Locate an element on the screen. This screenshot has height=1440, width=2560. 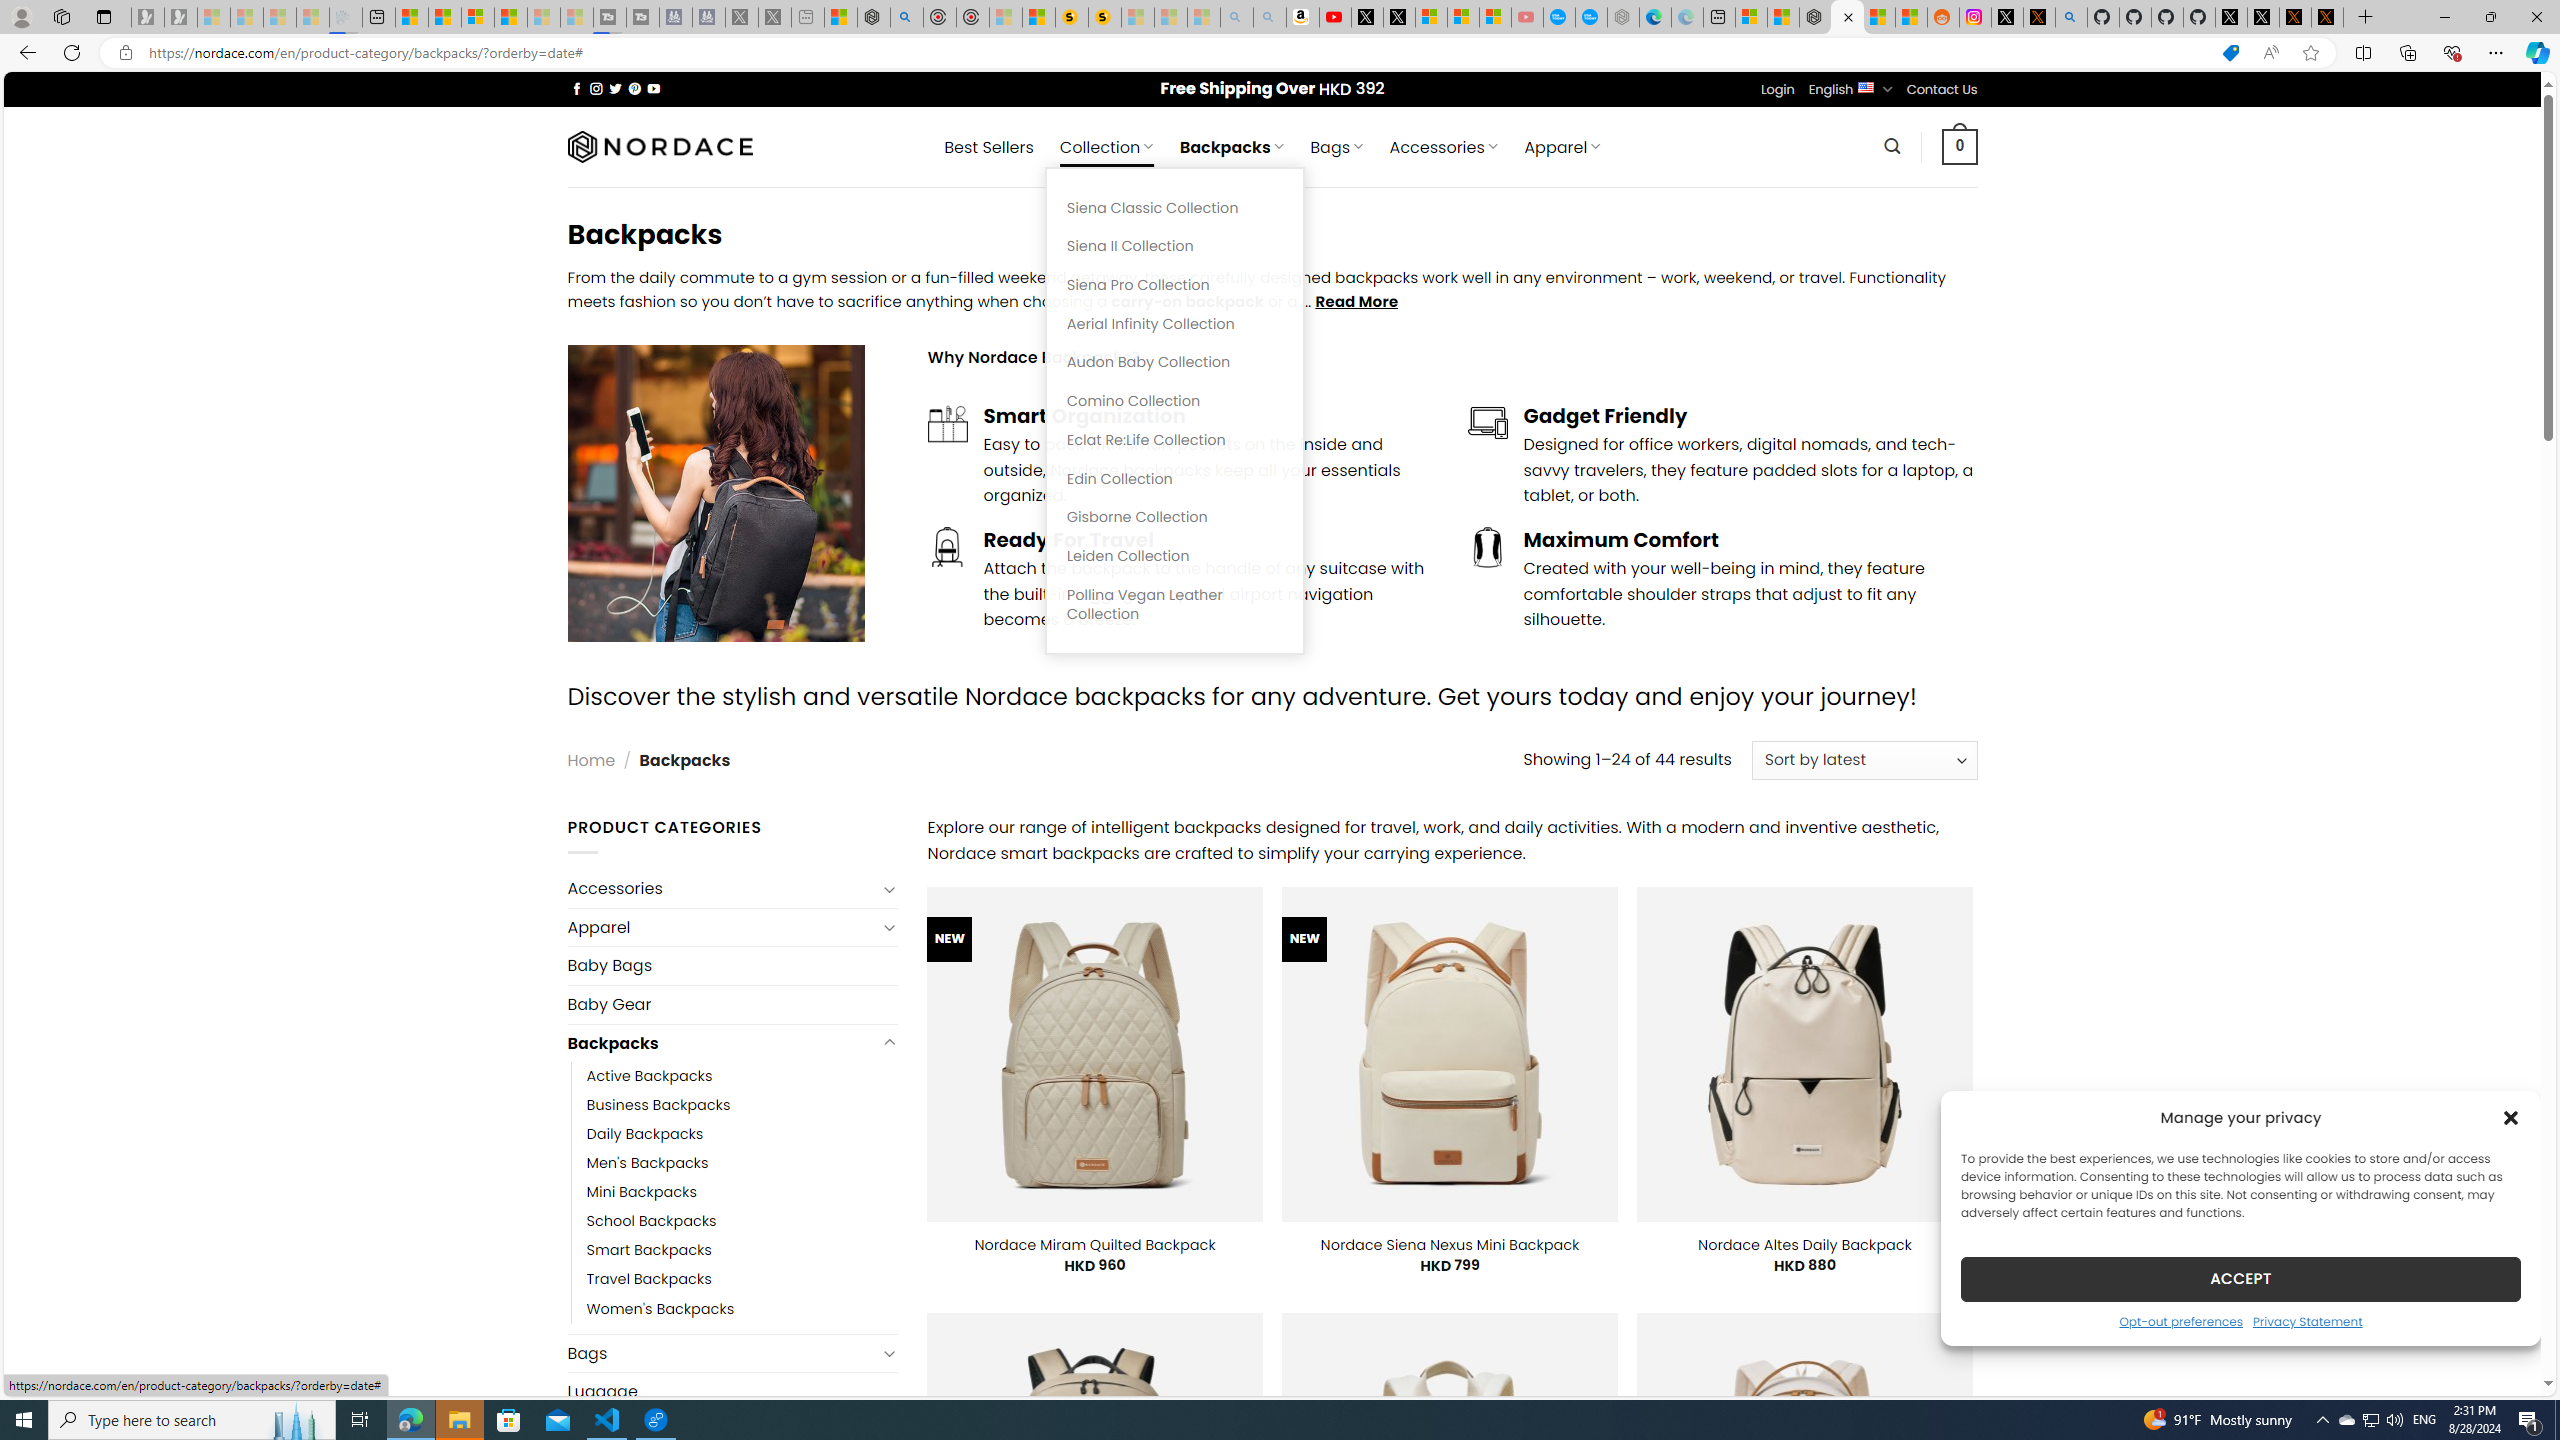
'Refresh' is located at coordinates (70, 51).